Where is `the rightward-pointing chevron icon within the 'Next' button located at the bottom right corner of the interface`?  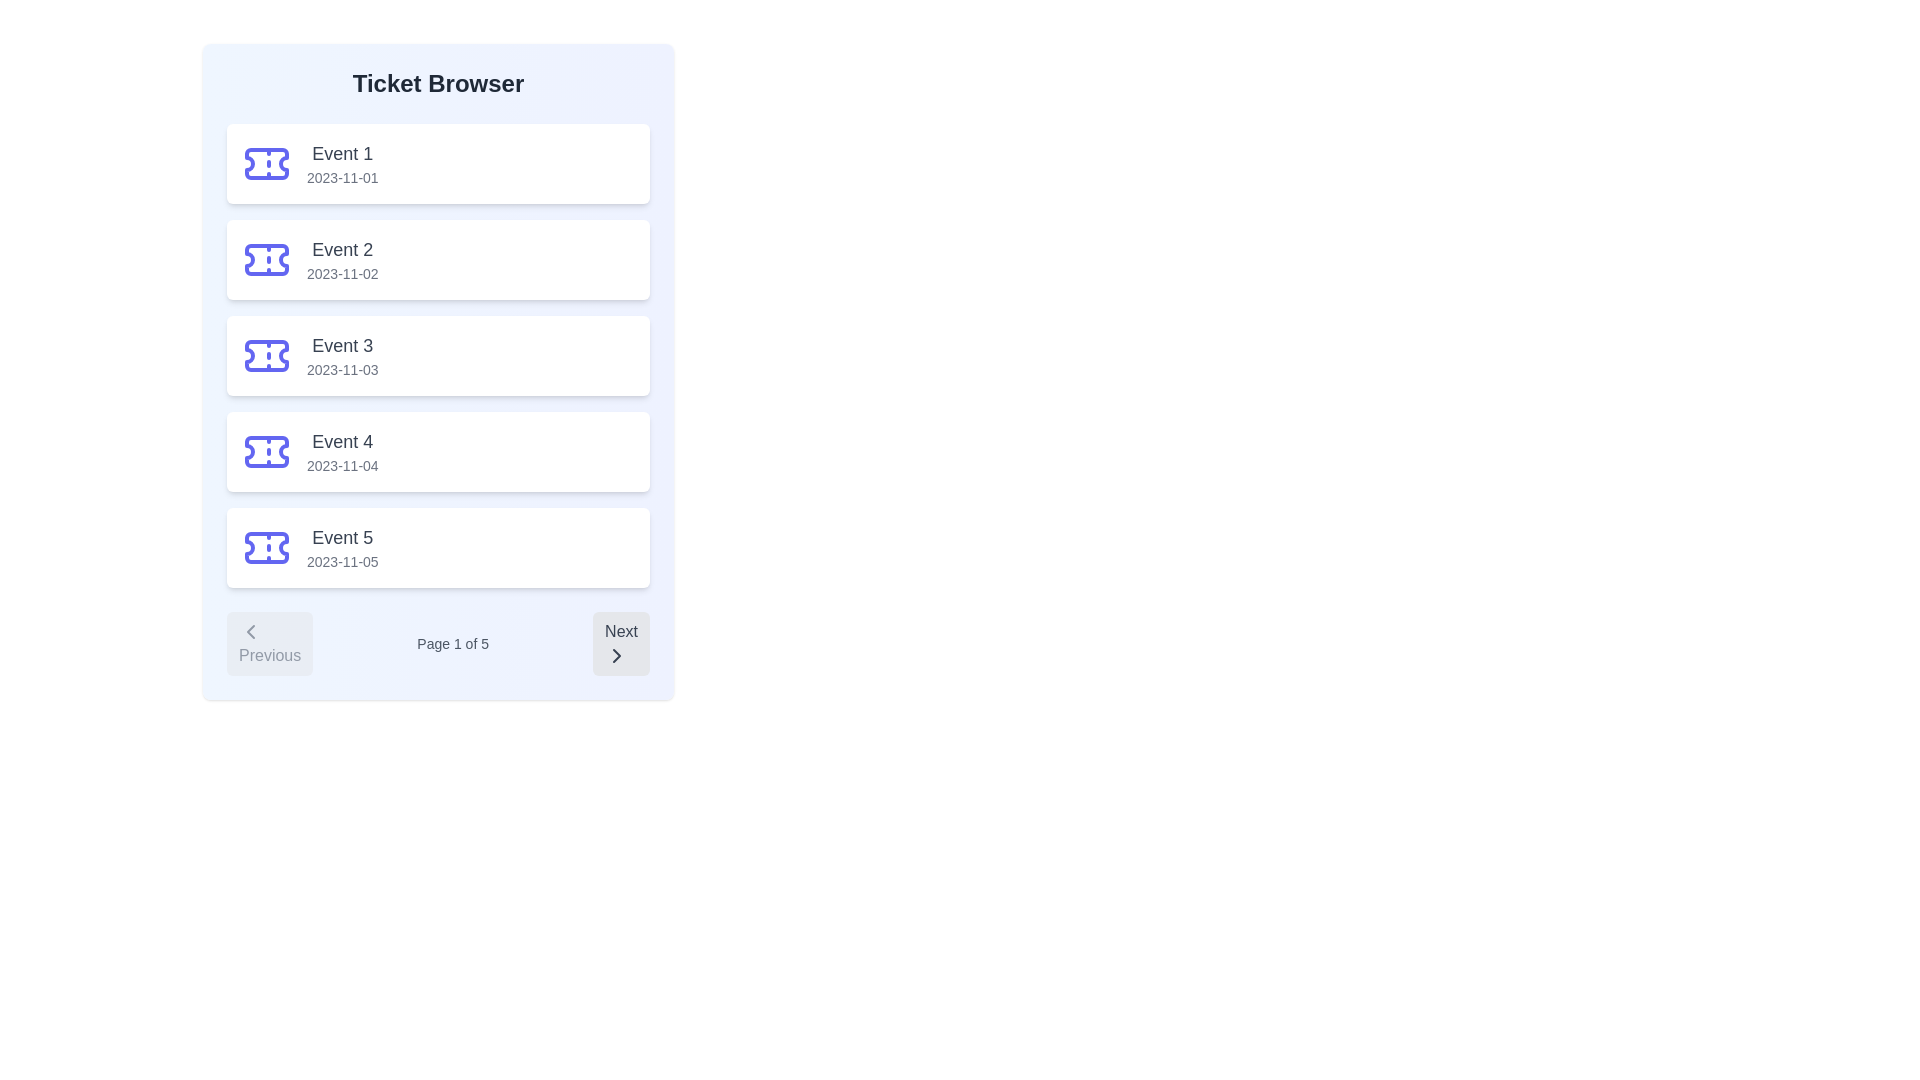
the rightward-pointing chevron icon within the 'Next' button located at the bottom right corner of the interface is located at coordinates (616, 655).